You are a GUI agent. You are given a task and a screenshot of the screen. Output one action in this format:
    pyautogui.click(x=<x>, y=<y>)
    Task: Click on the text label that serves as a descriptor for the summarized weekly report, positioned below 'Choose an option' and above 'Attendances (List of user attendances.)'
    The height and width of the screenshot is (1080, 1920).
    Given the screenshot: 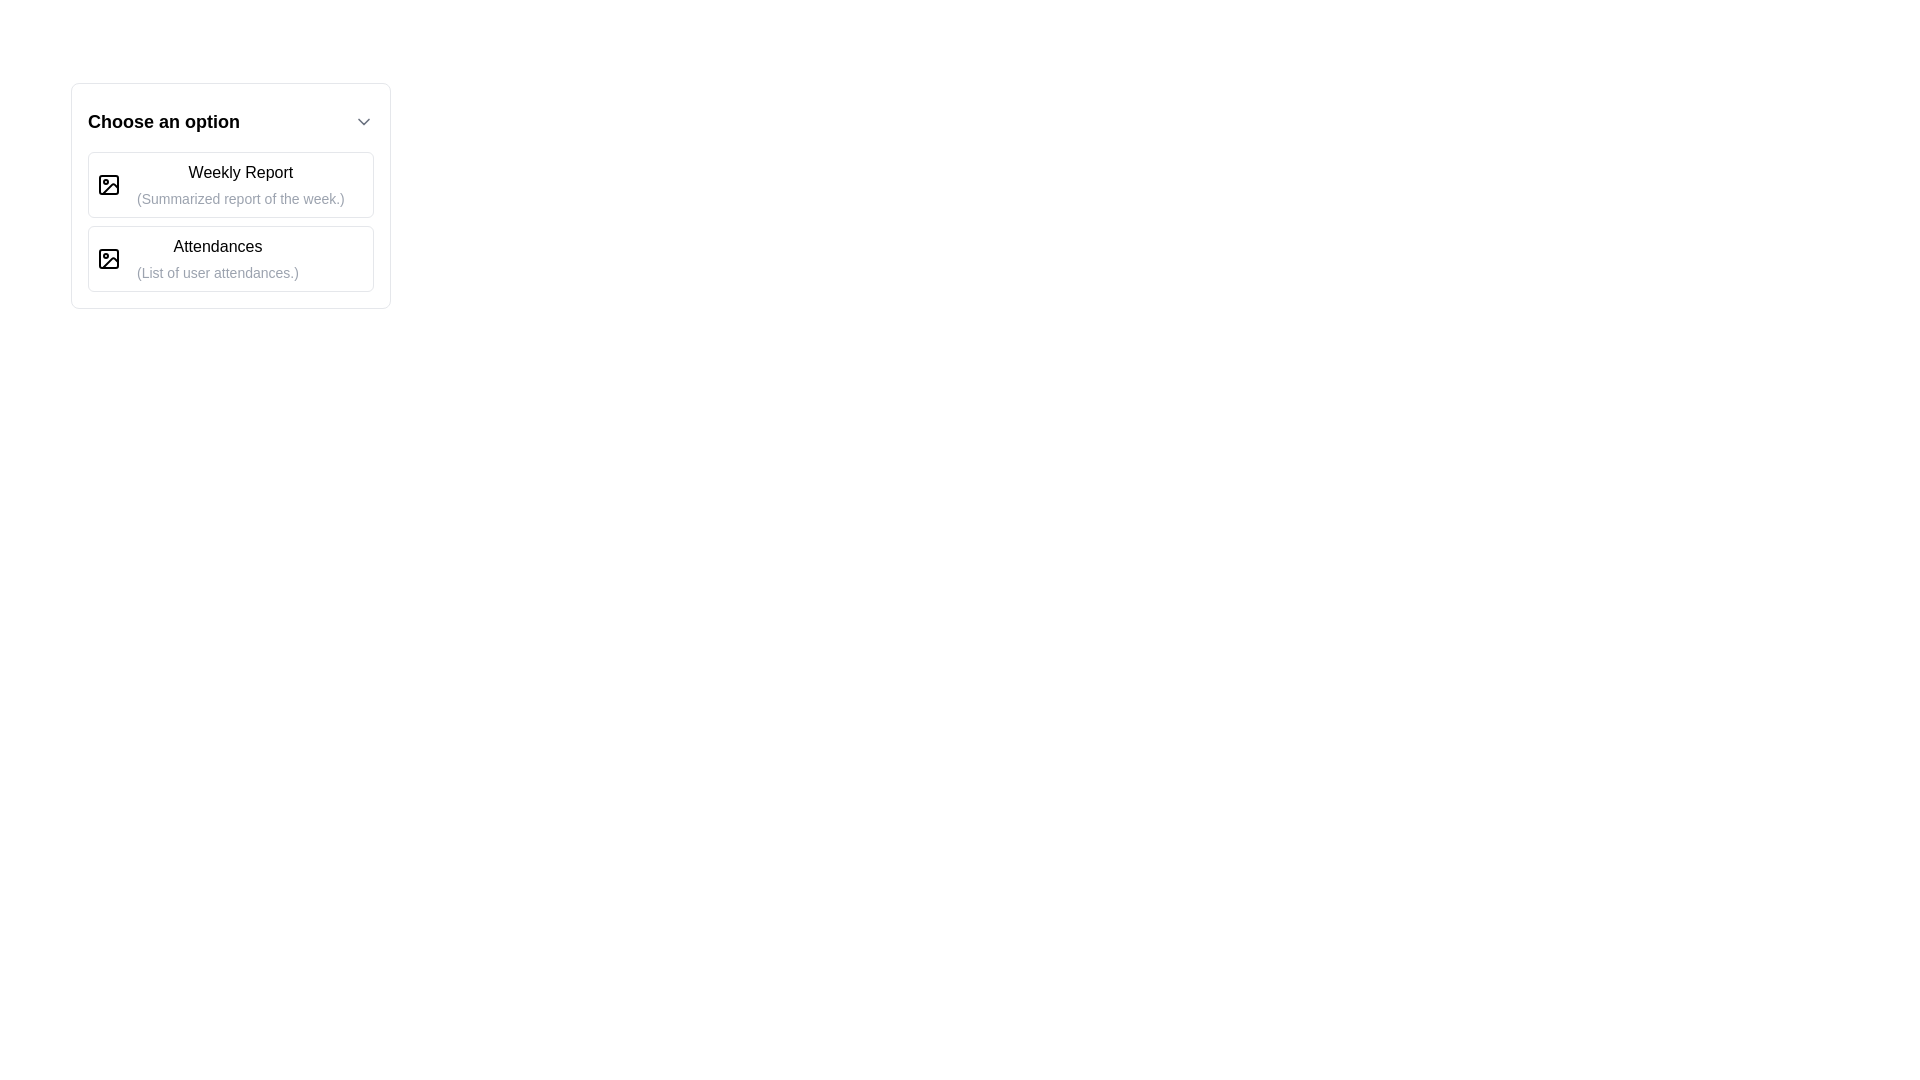 What is the action you would take?
    pyautogui.click(x=240, y=185)
    